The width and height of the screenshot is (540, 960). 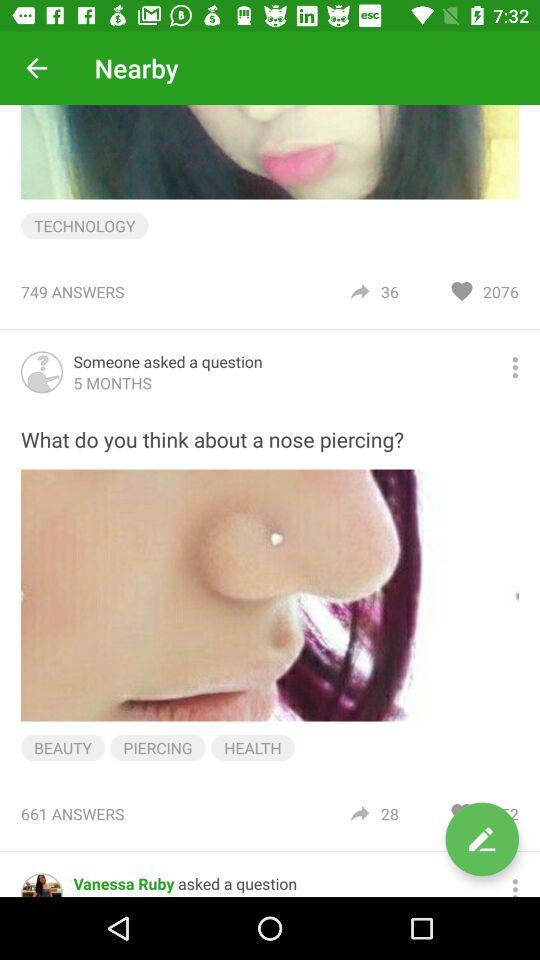 I want to click on share the article, so click(x=515, y=366).